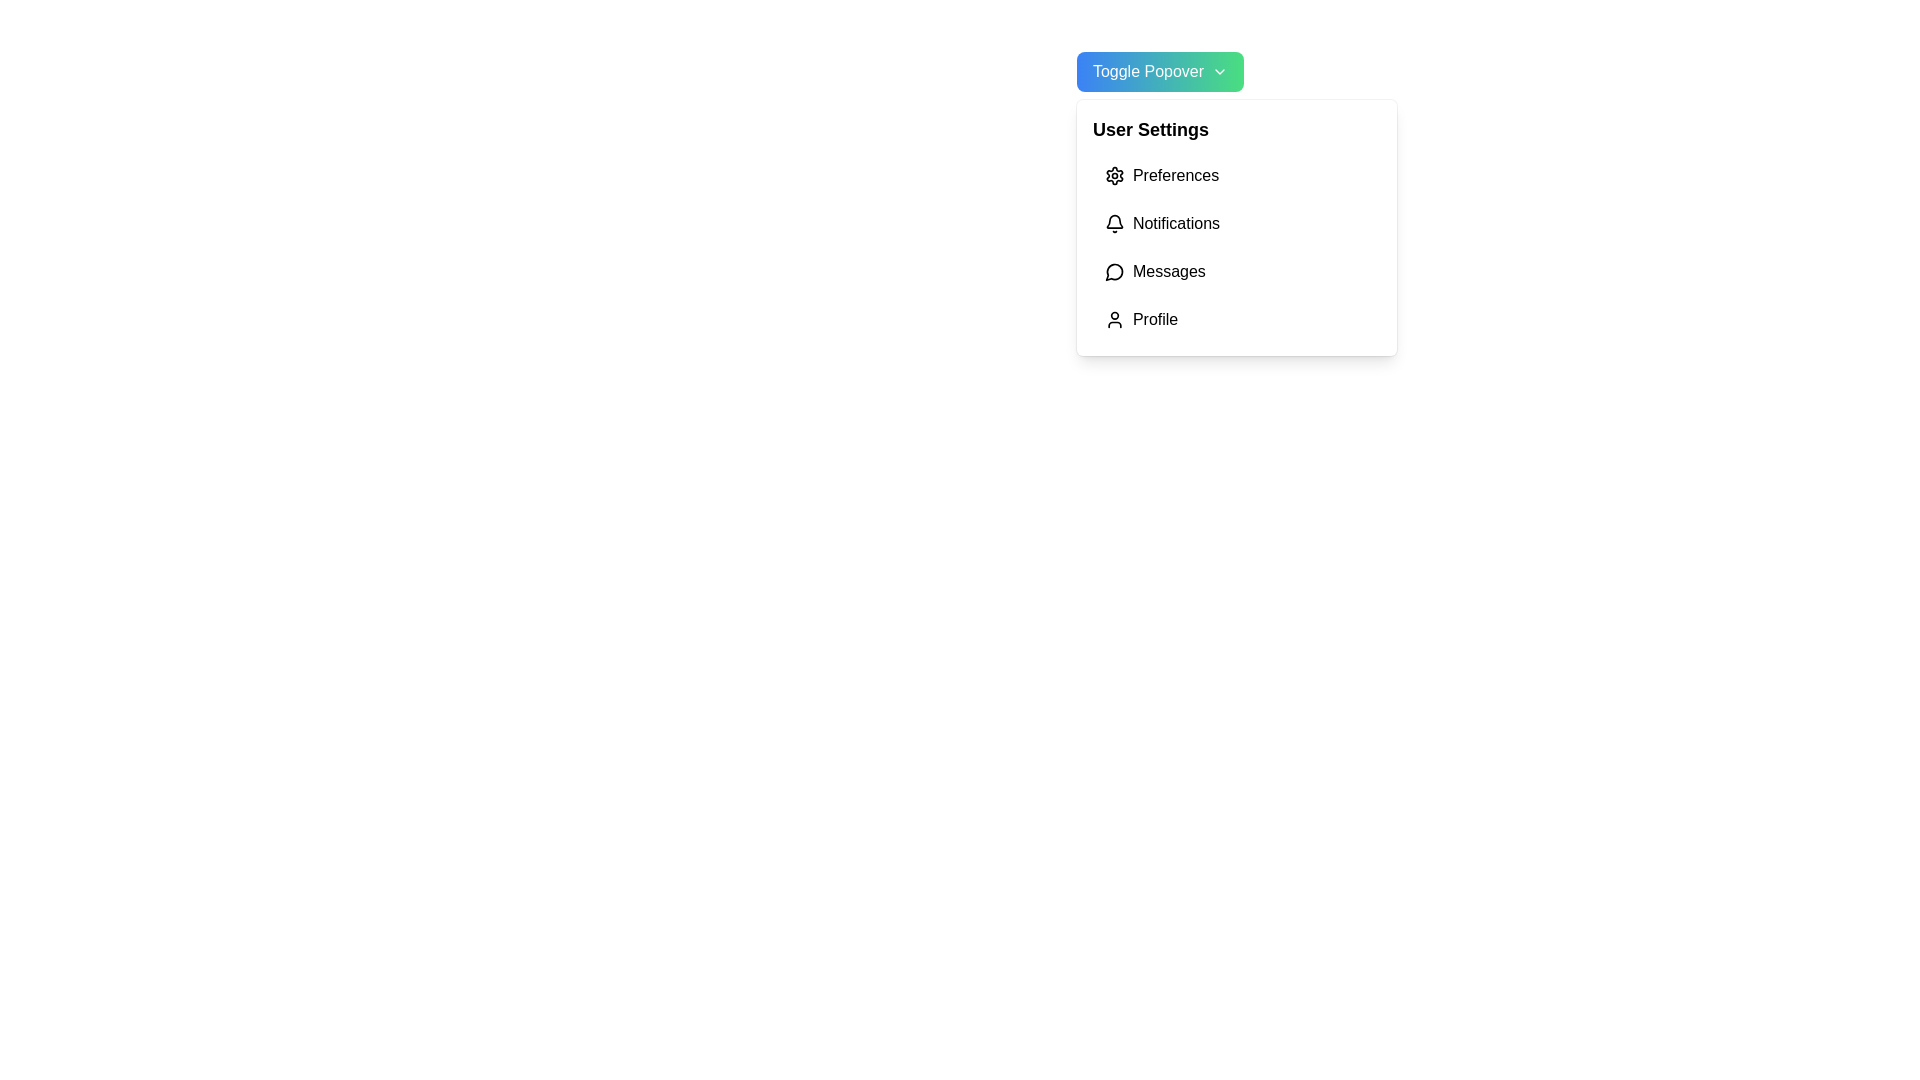 This screenshot has height=1080, width=1920. What do you see at coordinates (1235, 223) in the screenshot?
I see `the second item in the navigation menu which serves as a selection option for notifications, located between 'Preferences' and 'Messages'` at bounding box center [1235, 223].